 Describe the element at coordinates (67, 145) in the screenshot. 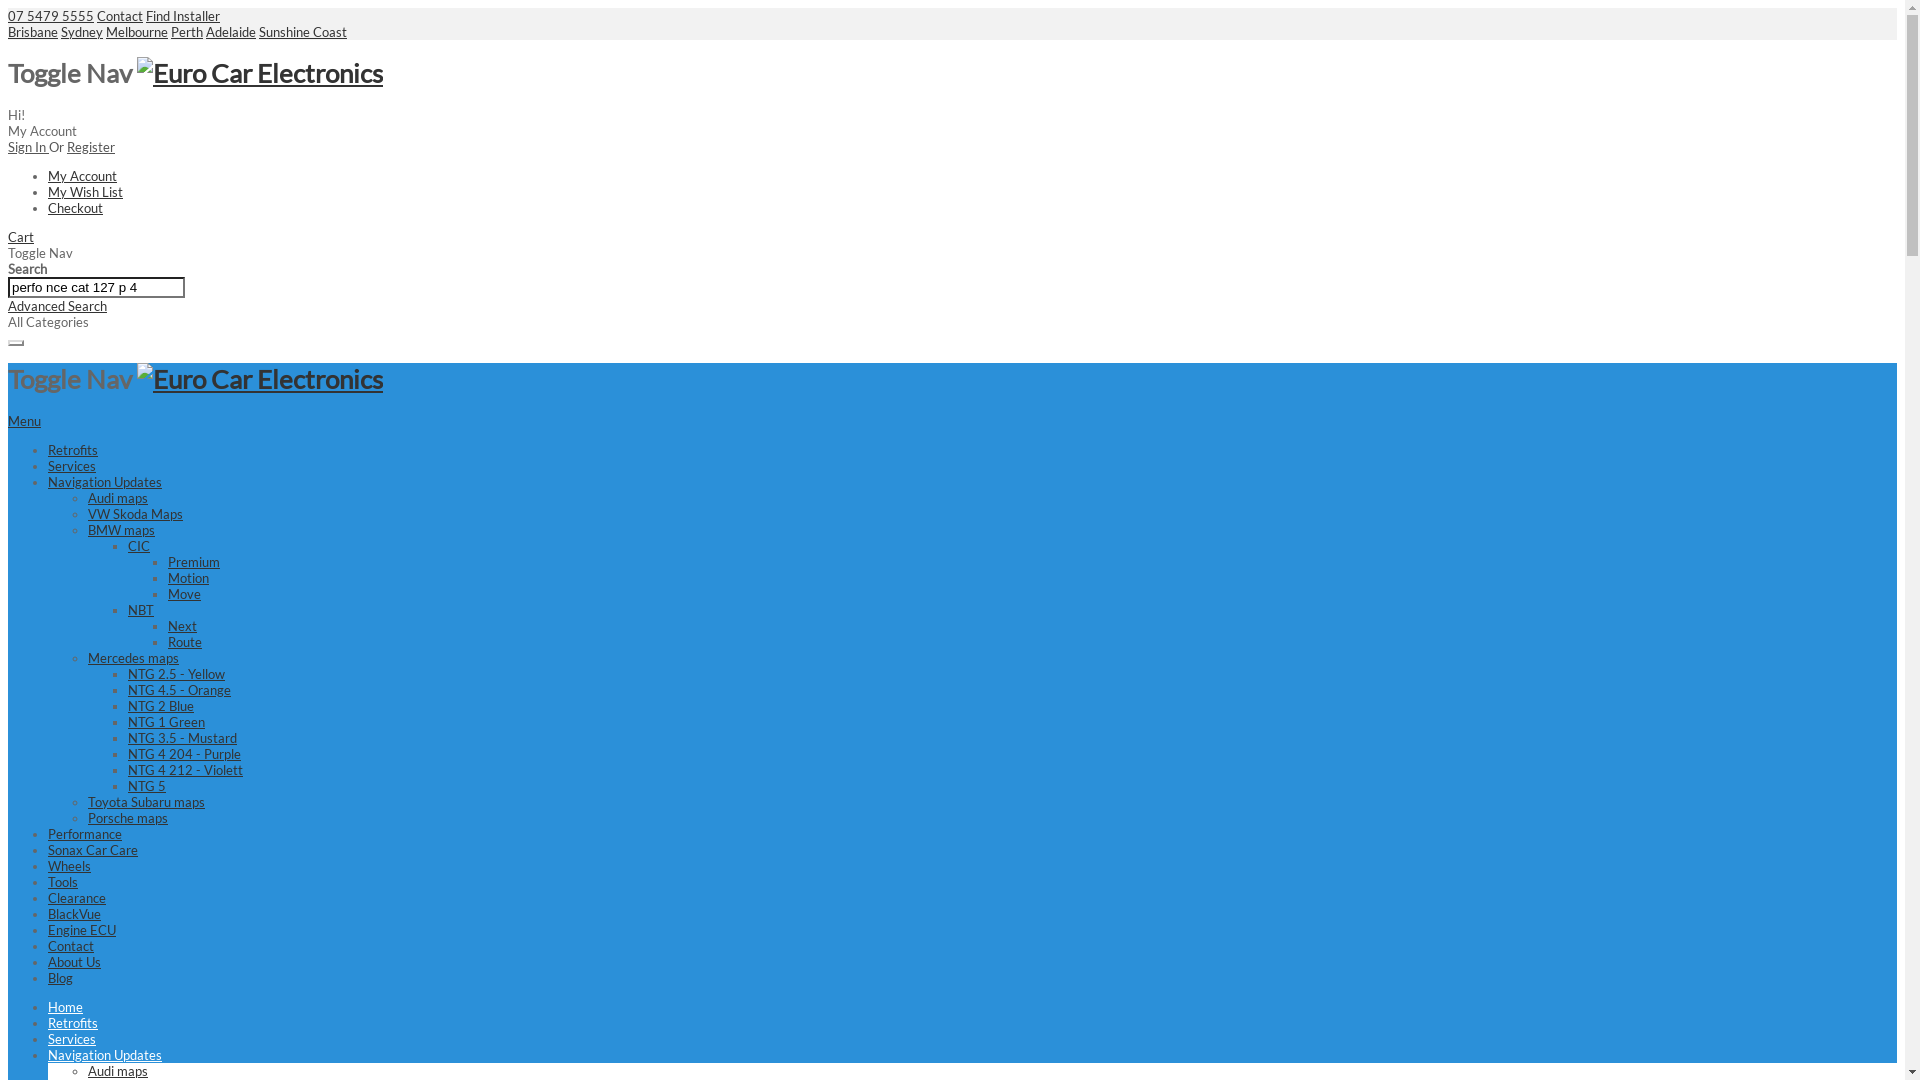

I see `'Register'` at that location.